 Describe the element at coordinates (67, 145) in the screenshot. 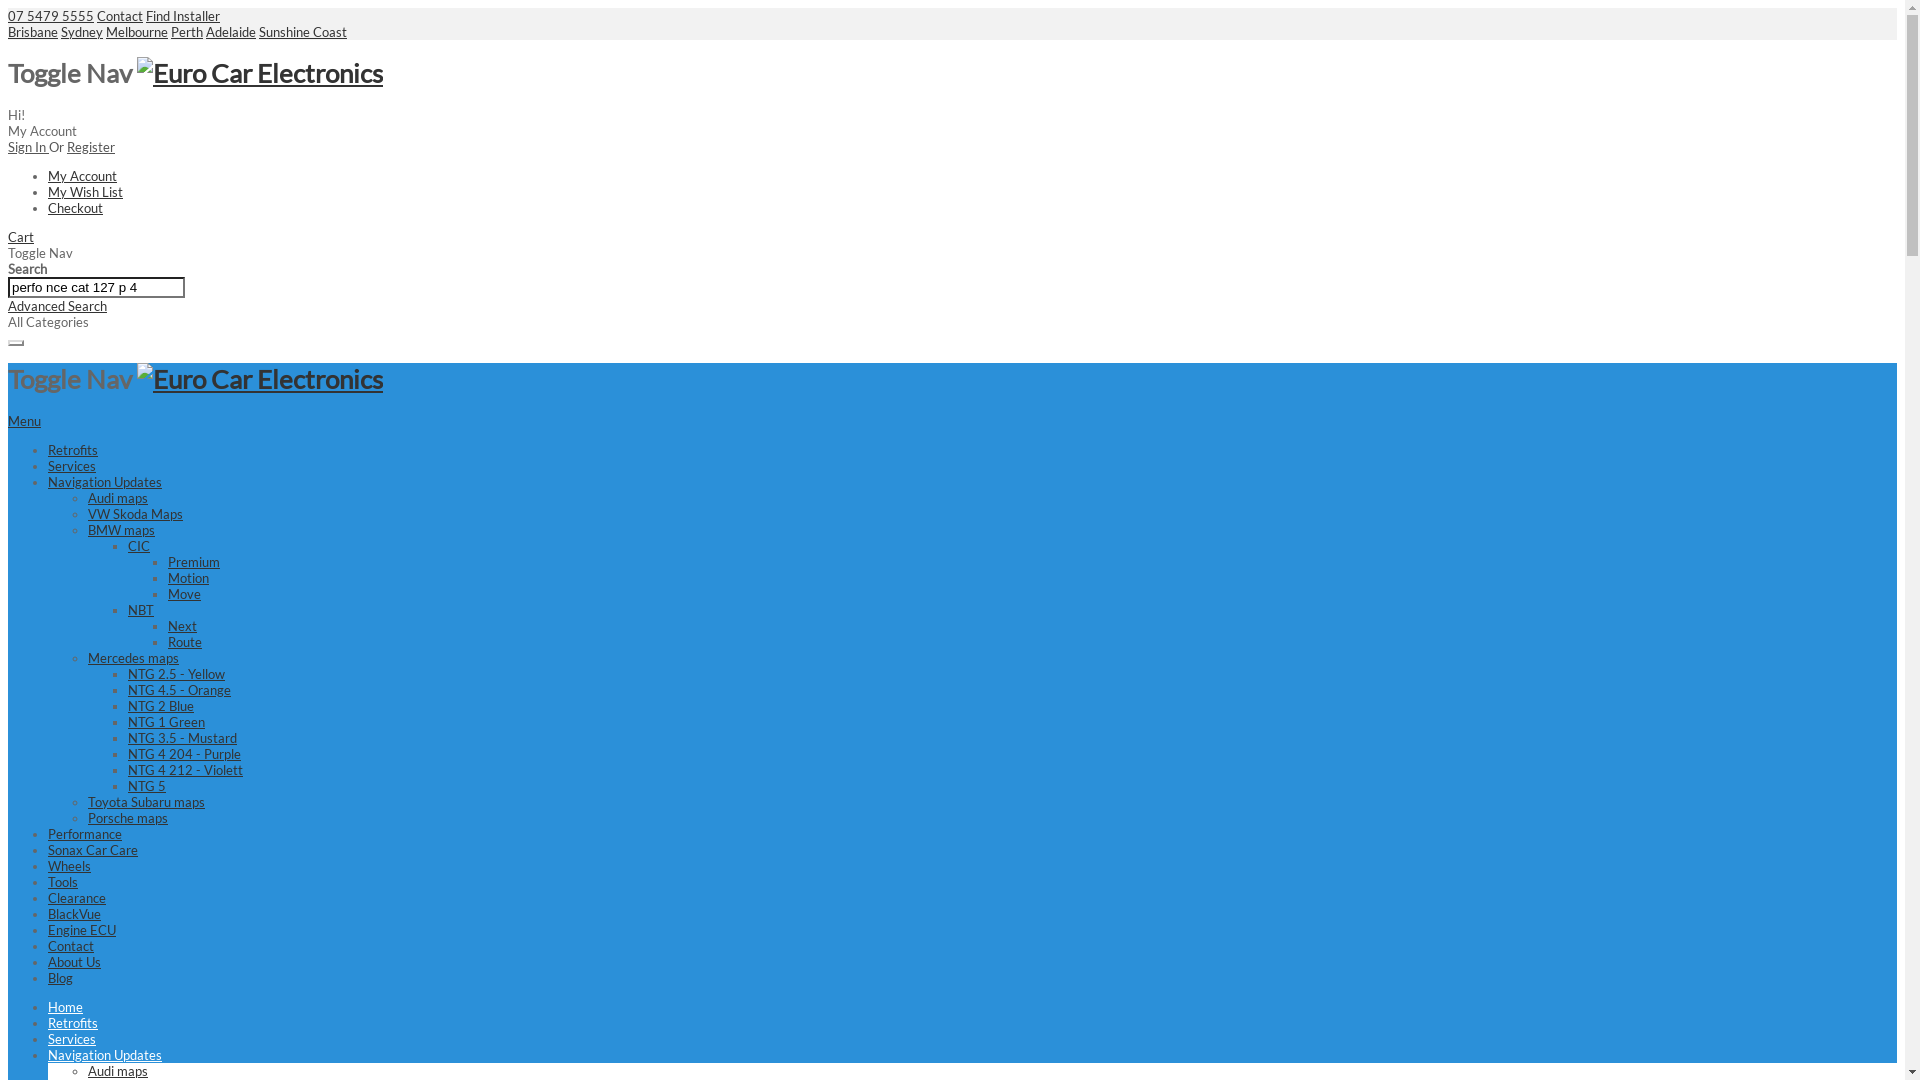

I see `'Register'` at that location.